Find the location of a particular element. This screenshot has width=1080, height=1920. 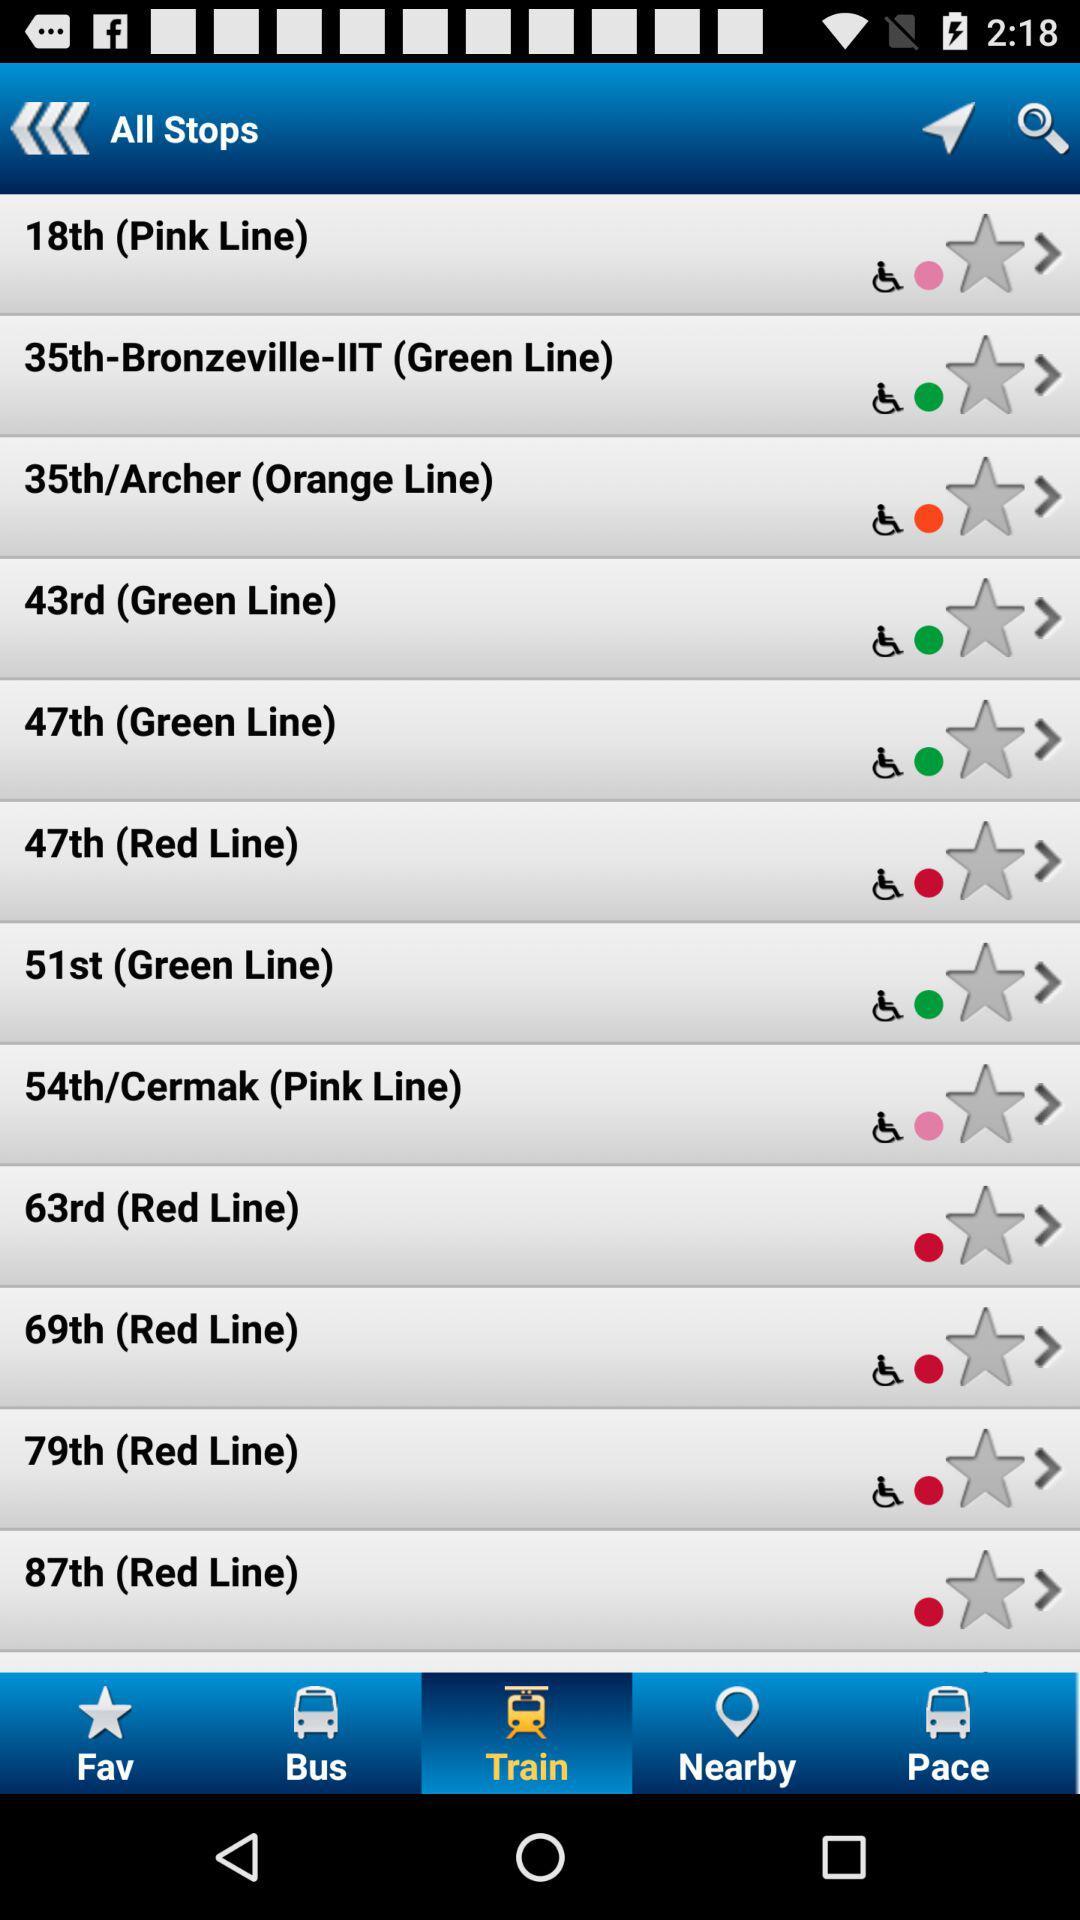

the 95th/danryan(redline) app is located at coordinates (237, 1669).